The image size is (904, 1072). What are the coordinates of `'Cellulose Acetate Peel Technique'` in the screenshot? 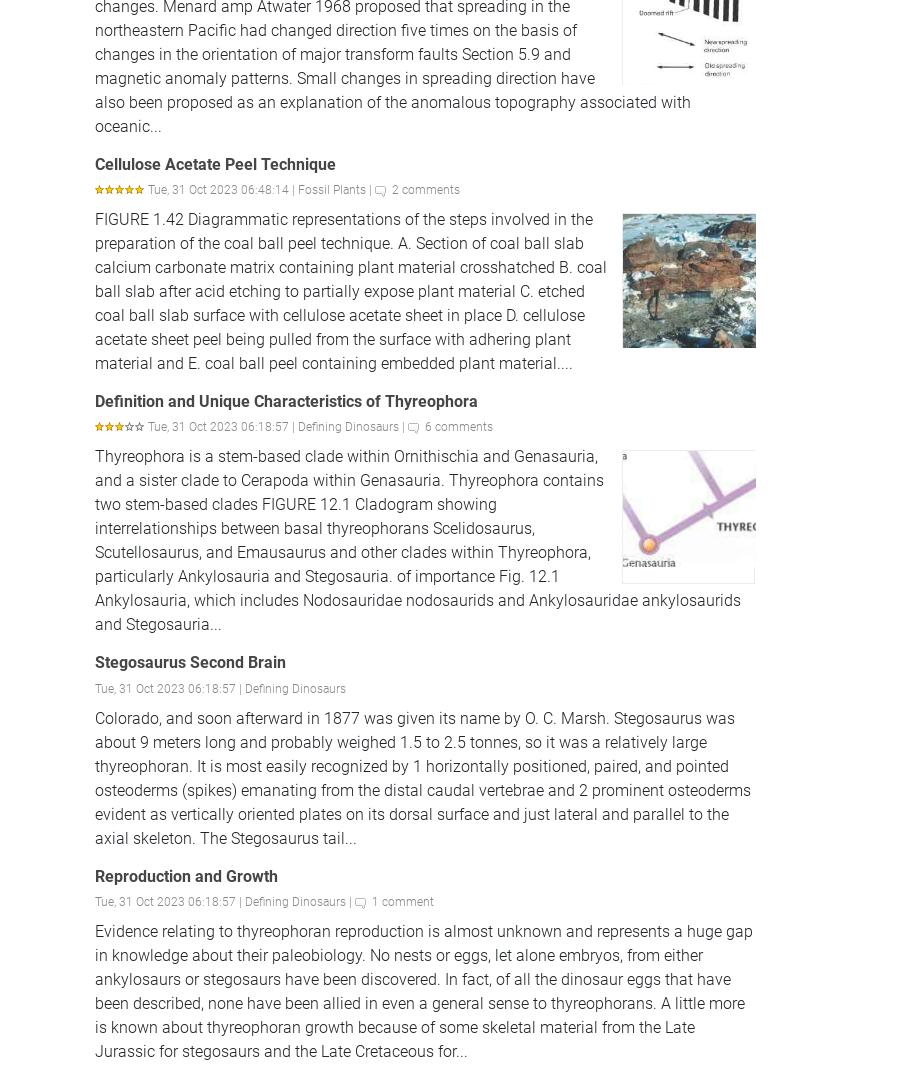 It's located at (215, 163).